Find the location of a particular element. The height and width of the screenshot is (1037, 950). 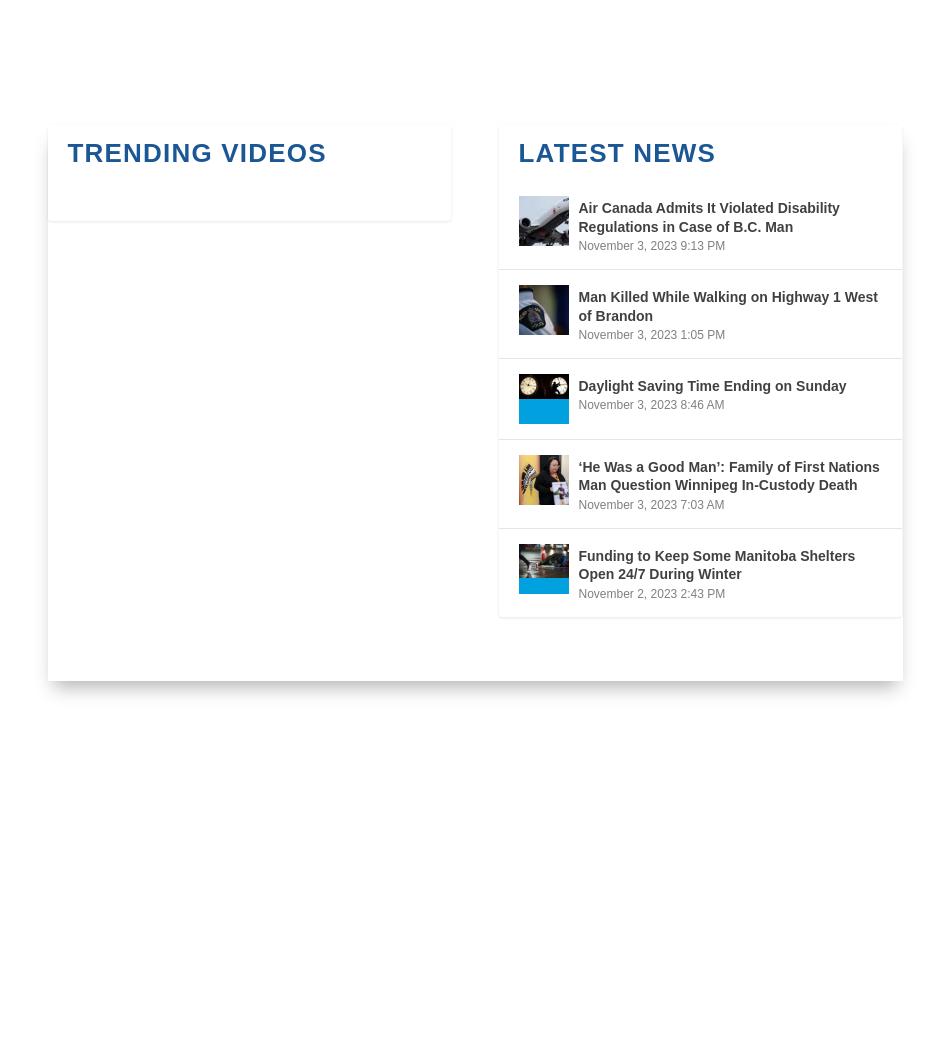

'November 2, 2023 2:43 PM' is located at coordinates (577, 592).